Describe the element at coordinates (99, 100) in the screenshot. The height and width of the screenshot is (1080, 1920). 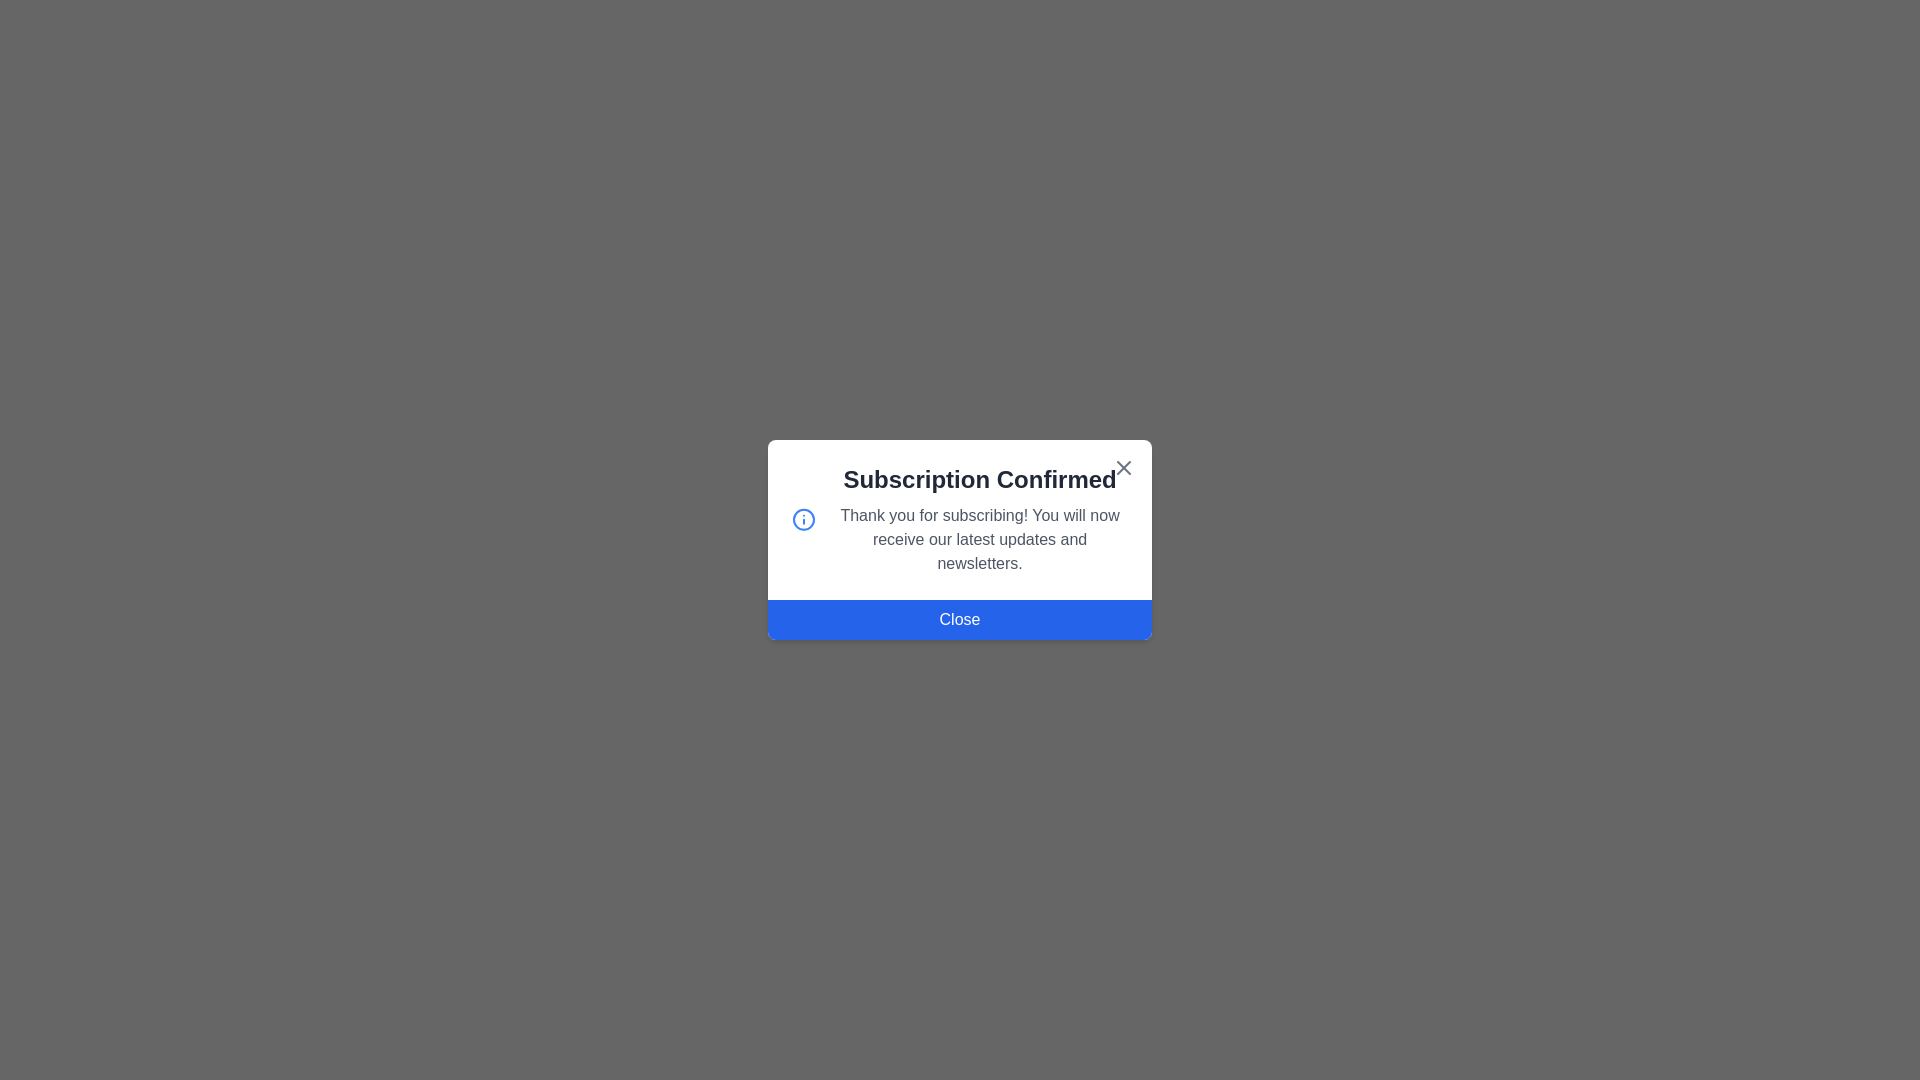
I see `the background area to close the dialog` at that location.